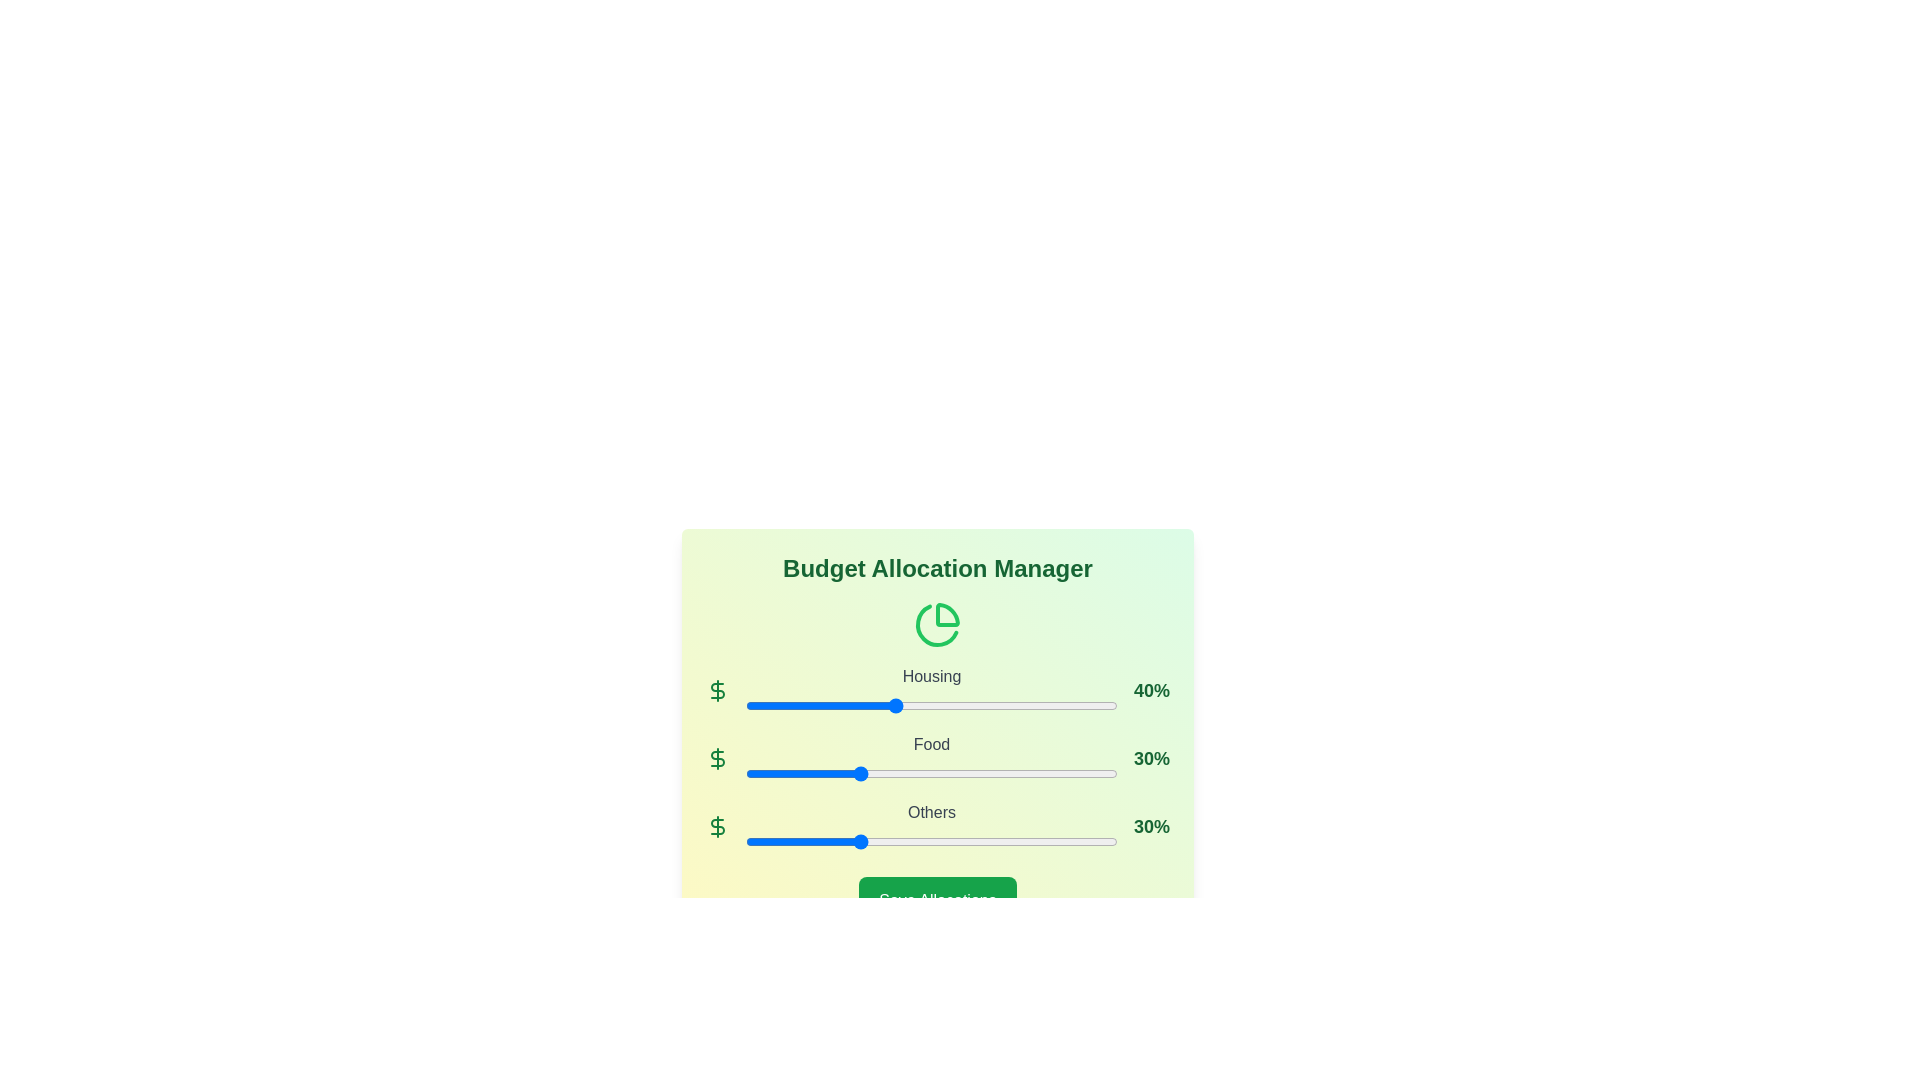 Image resolution: width=1920 pixels, height=1080 pixels. What do you see at coordinates (718, 689) in the screenshot?
I see `the dollar sign icon for Housing` at bounding box center [718, 689].